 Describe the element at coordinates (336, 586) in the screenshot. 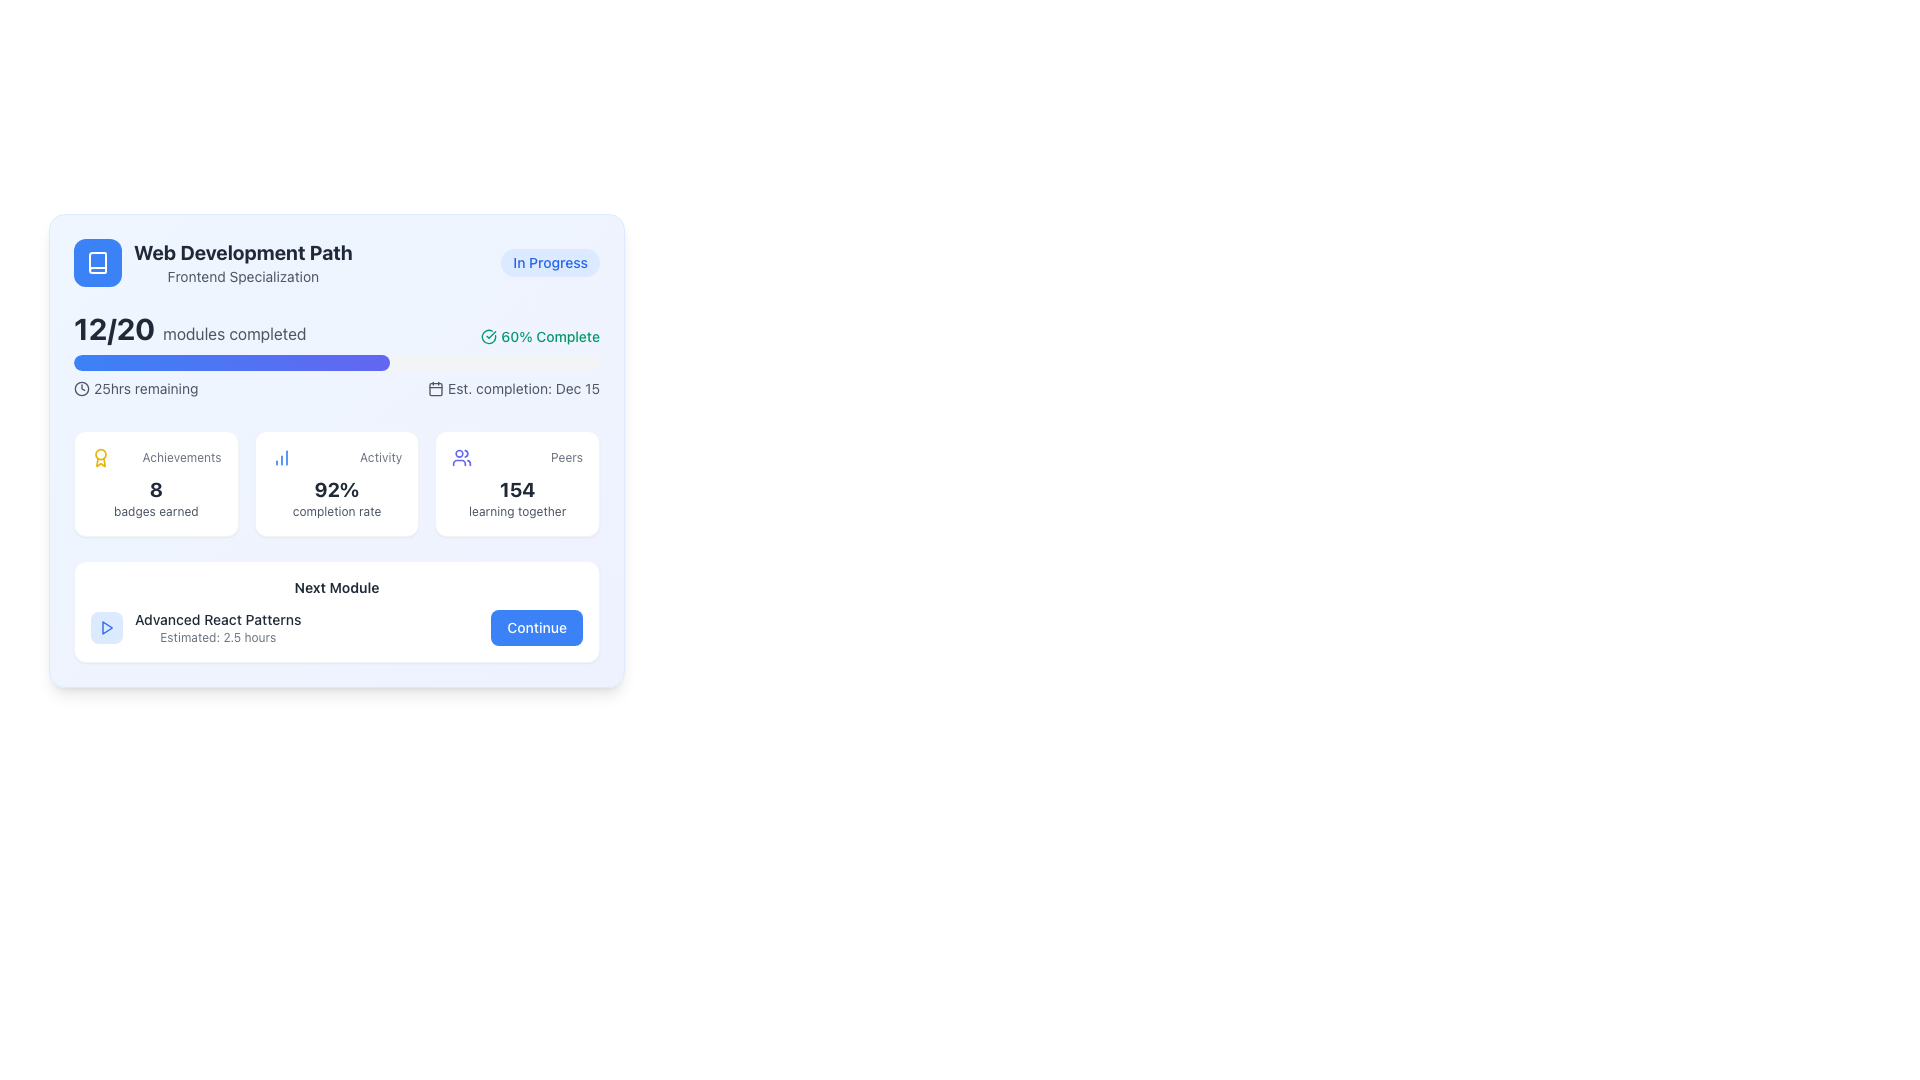

I see `the descriptive text label indicating the module within the learning progression, located above the module name 'Advanced React Patterns' and to the left of the 'Continue' button` at that location.